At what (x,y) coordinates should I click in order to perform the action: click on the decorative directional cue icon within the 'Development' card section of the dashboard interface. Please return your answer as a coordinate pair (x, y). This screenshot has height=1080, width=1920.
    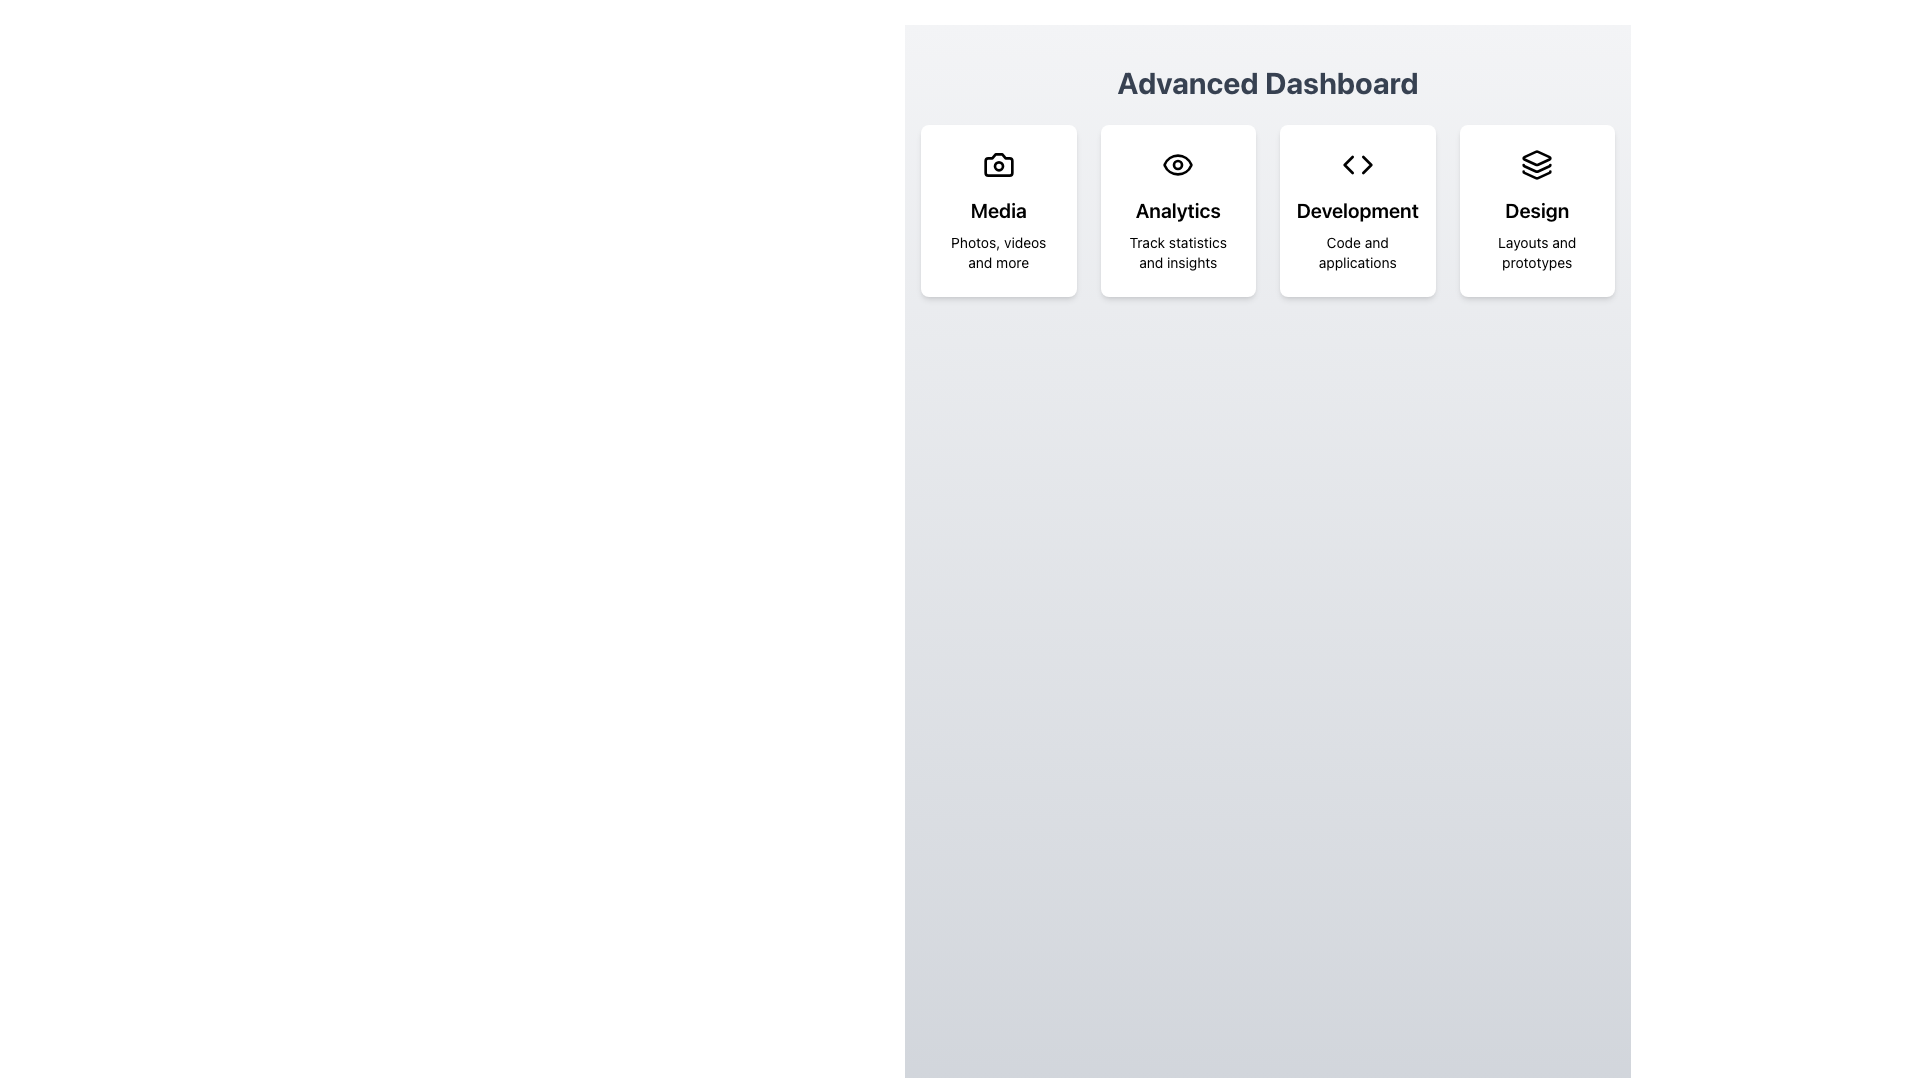
    Looking at the image, I should click on (1366, 164).